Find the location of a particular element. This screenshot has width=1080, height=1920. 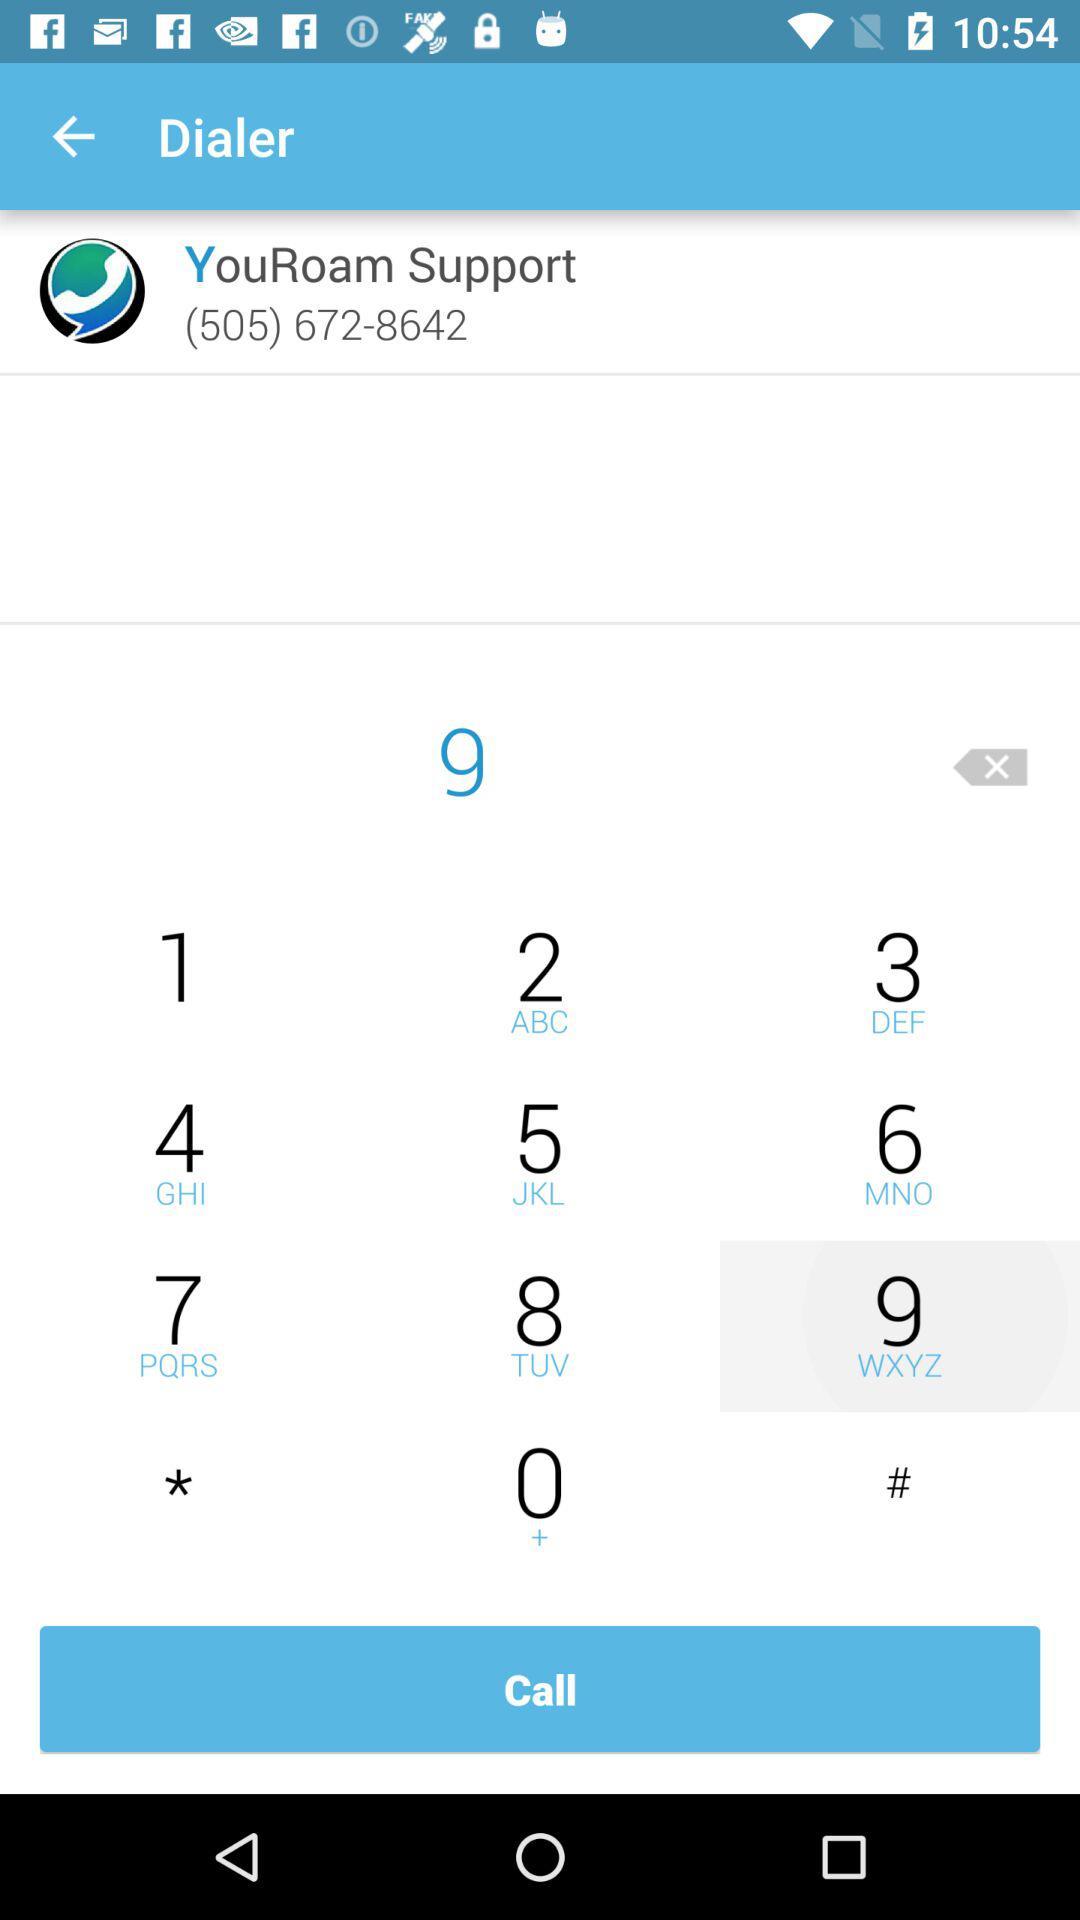

the (505) 672-8642 item is located at coordinates (325, 323).